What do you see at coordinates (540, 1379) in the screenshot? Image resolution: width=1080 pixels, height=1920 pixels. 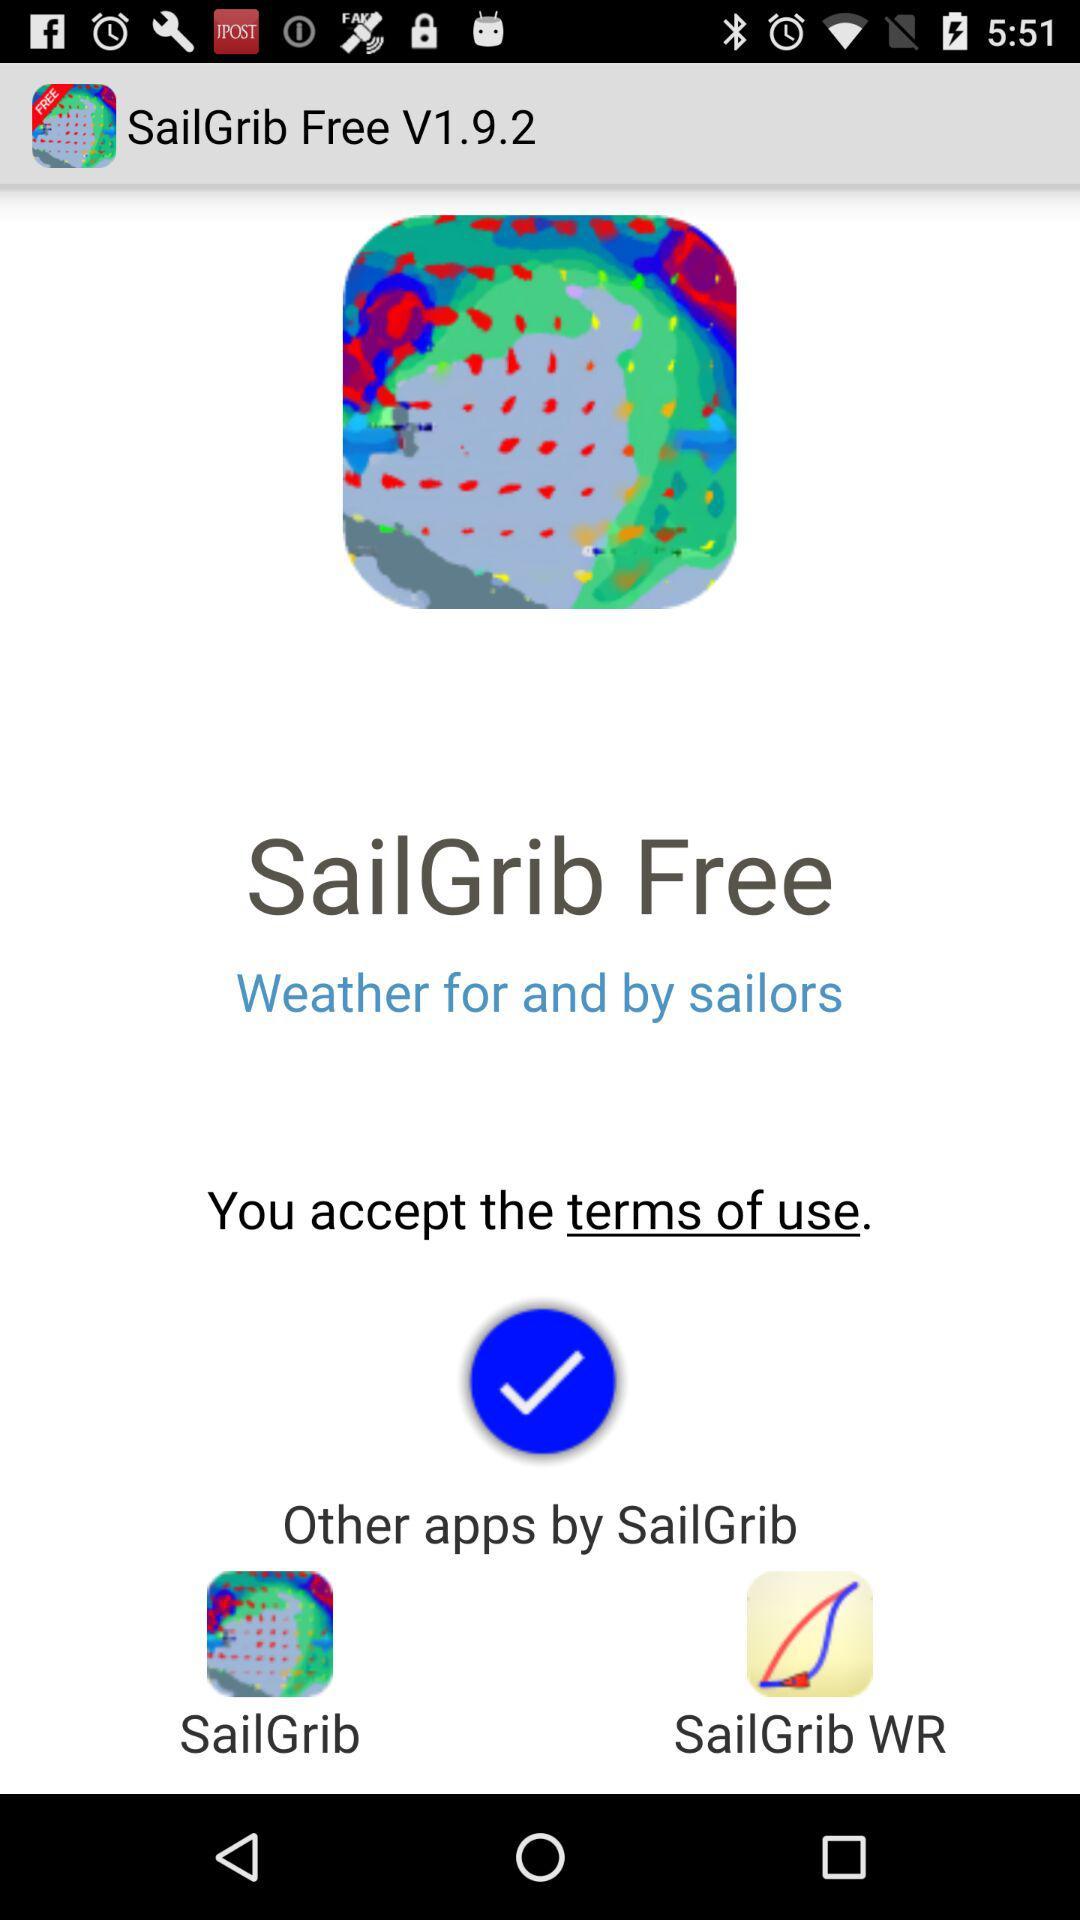 I see `accept terms of use option` at bounding box center [540, 1379].